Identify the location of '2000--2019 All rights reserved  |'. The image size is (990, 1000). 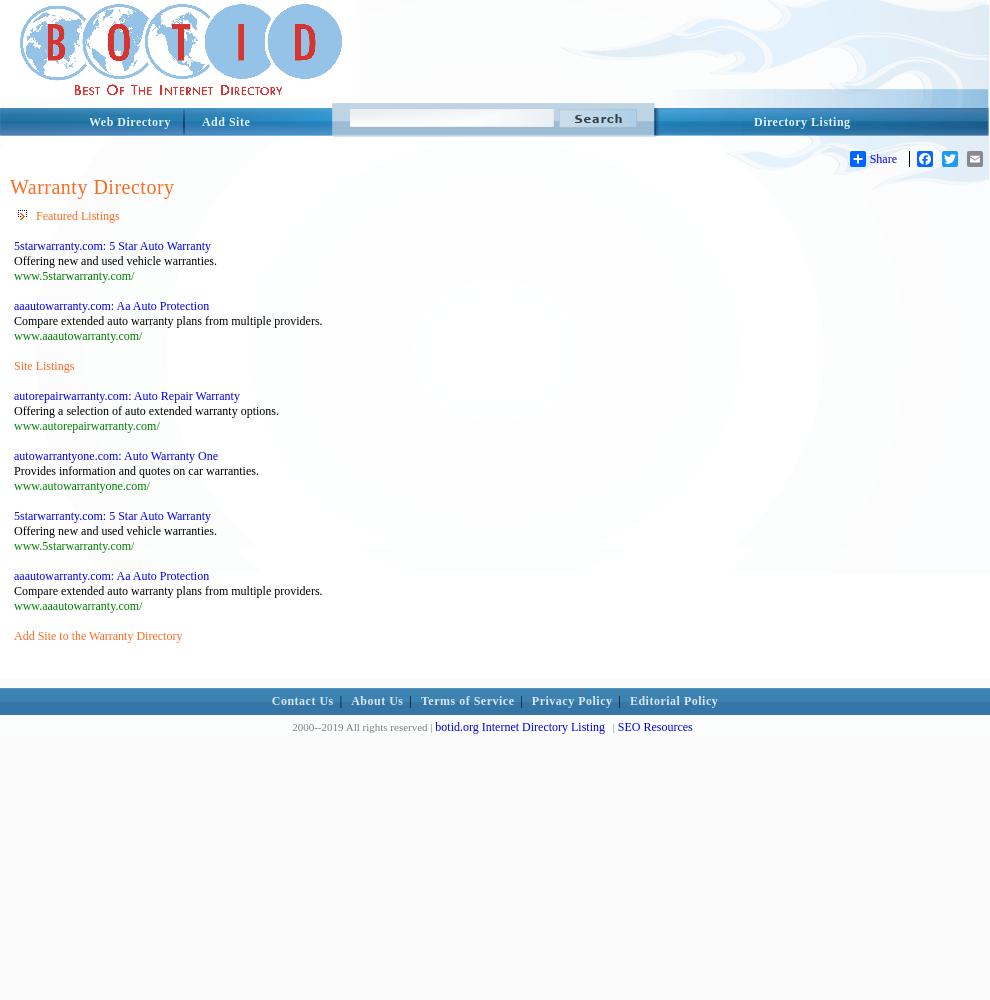
(363, 726).